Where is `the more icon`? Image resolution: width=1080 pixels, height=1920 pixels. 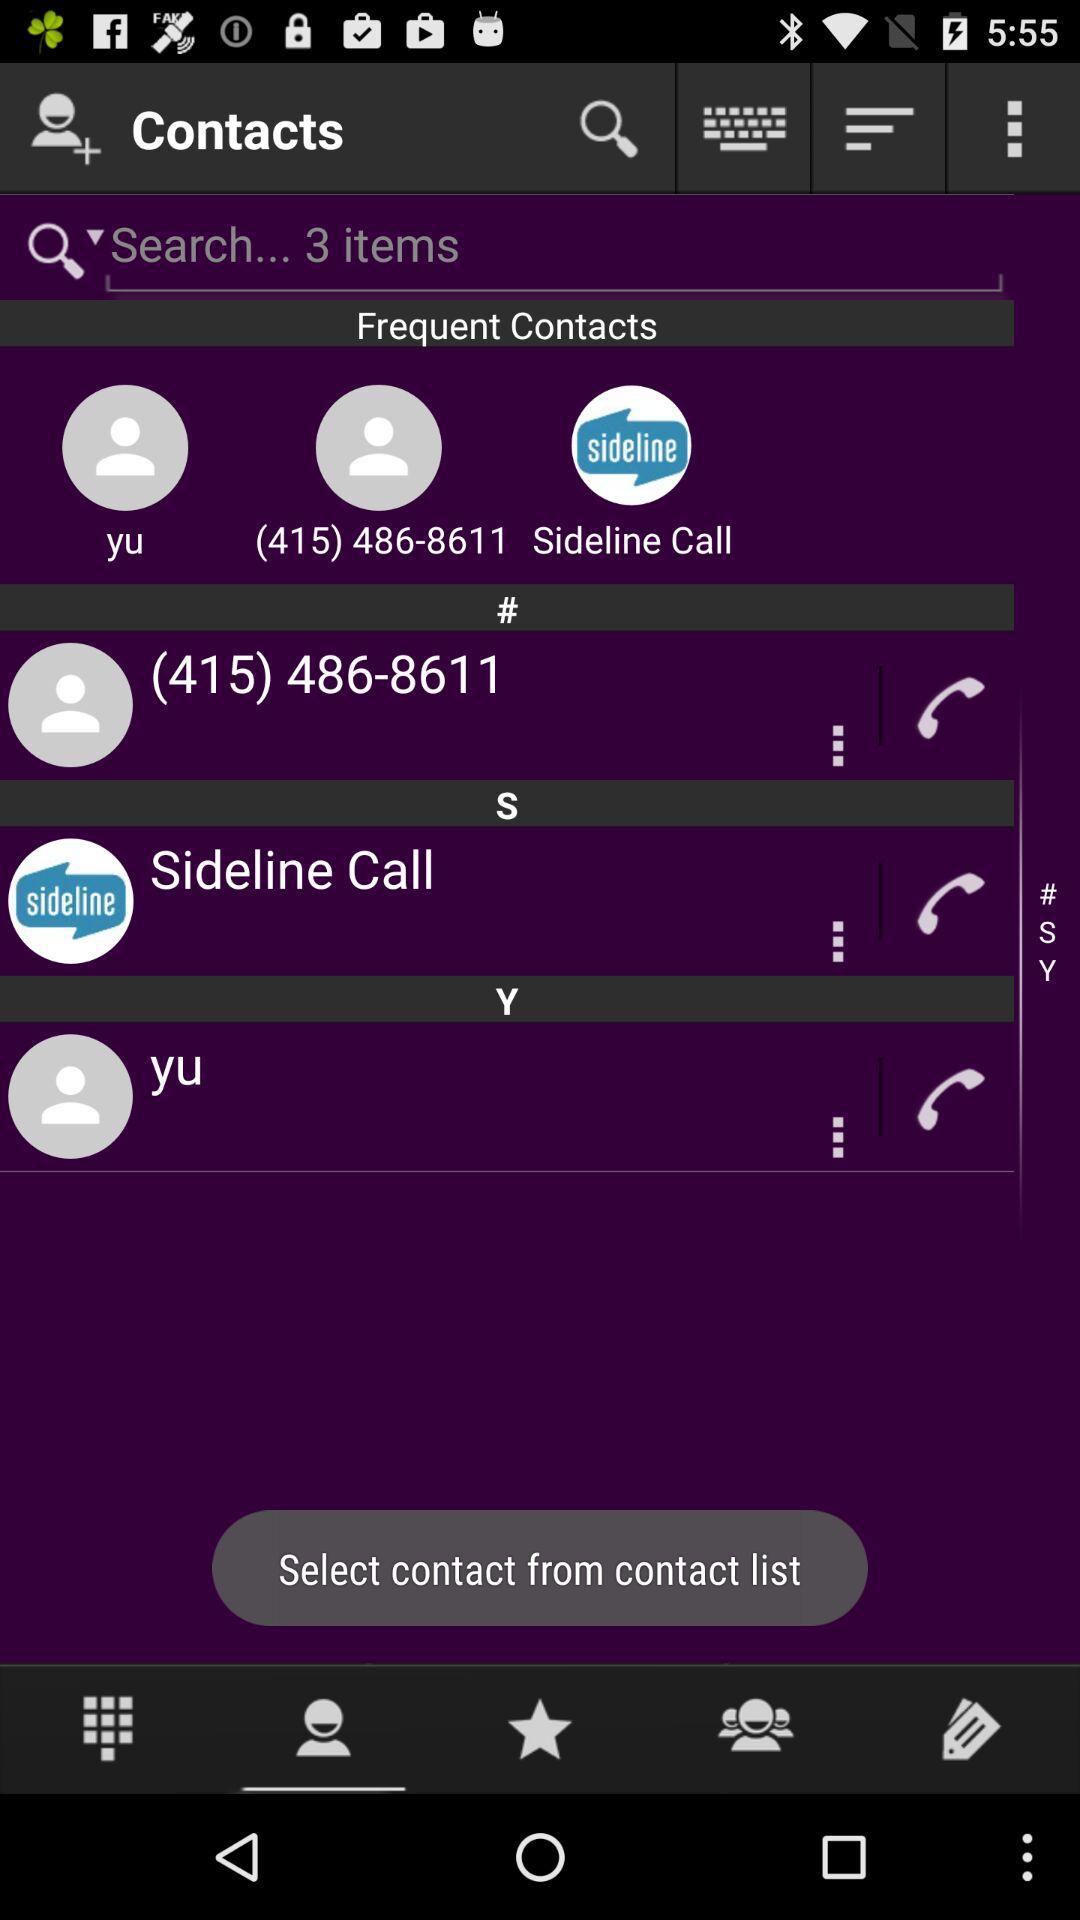
the more icon is located at coordinates (1014, 136).